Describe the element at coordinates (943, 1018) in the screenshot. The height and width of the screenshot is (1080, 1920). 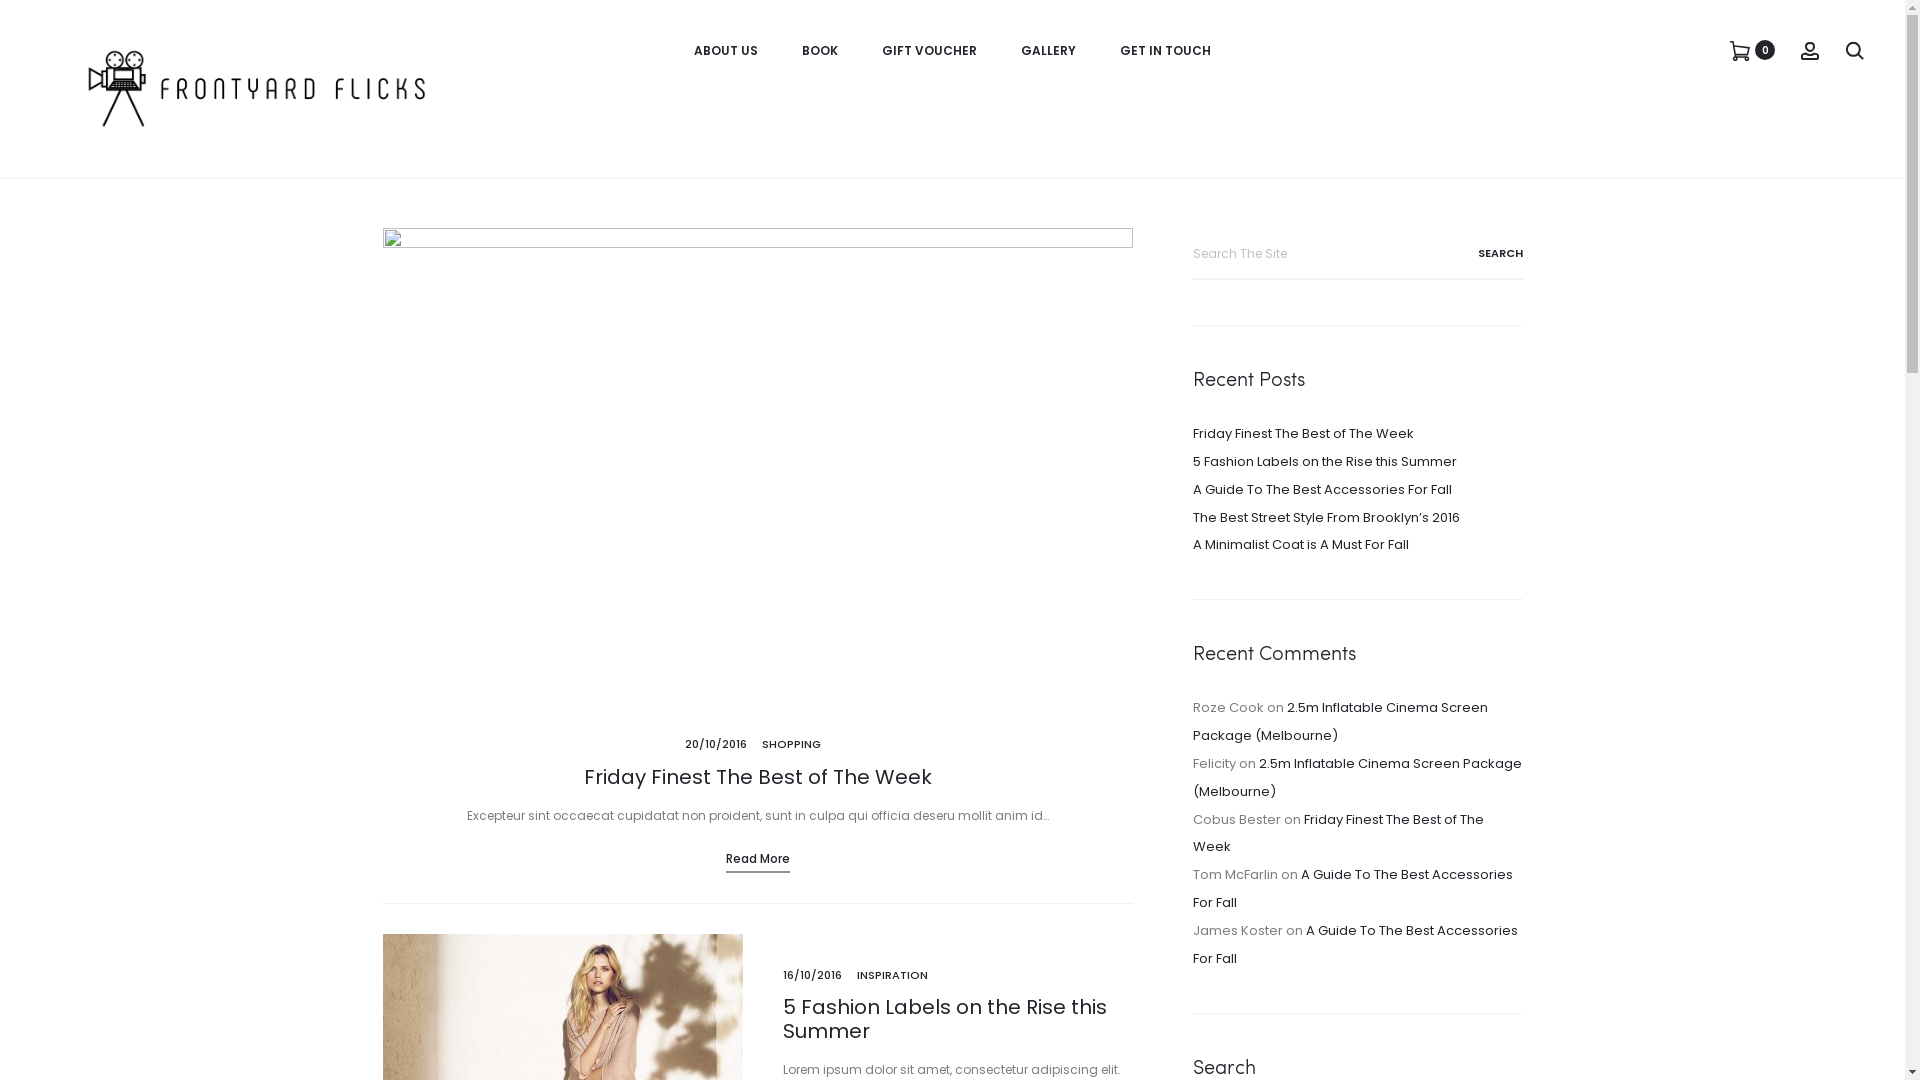
I see `'5 Fashion Labels on the Rise this Summer'` at that location.